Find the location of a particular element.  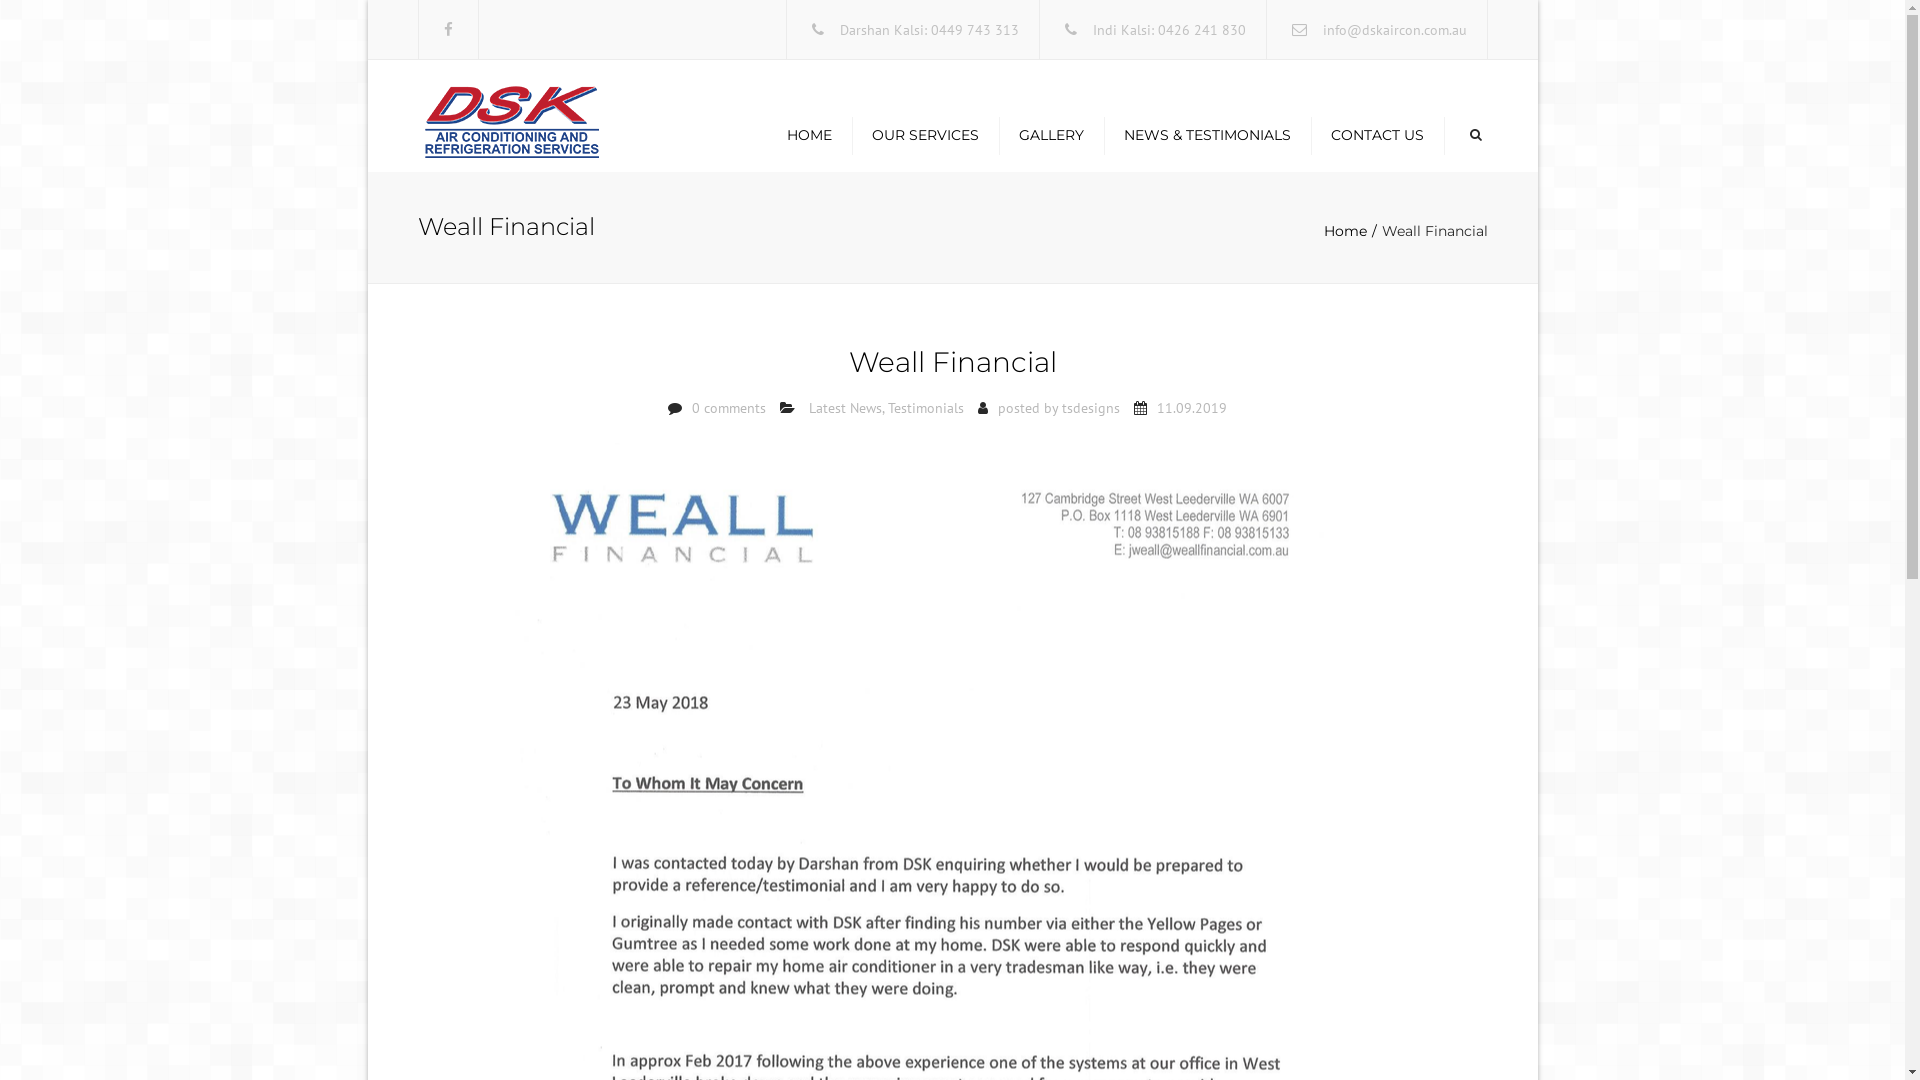

'HOME' is located at coordinates (808, 135).